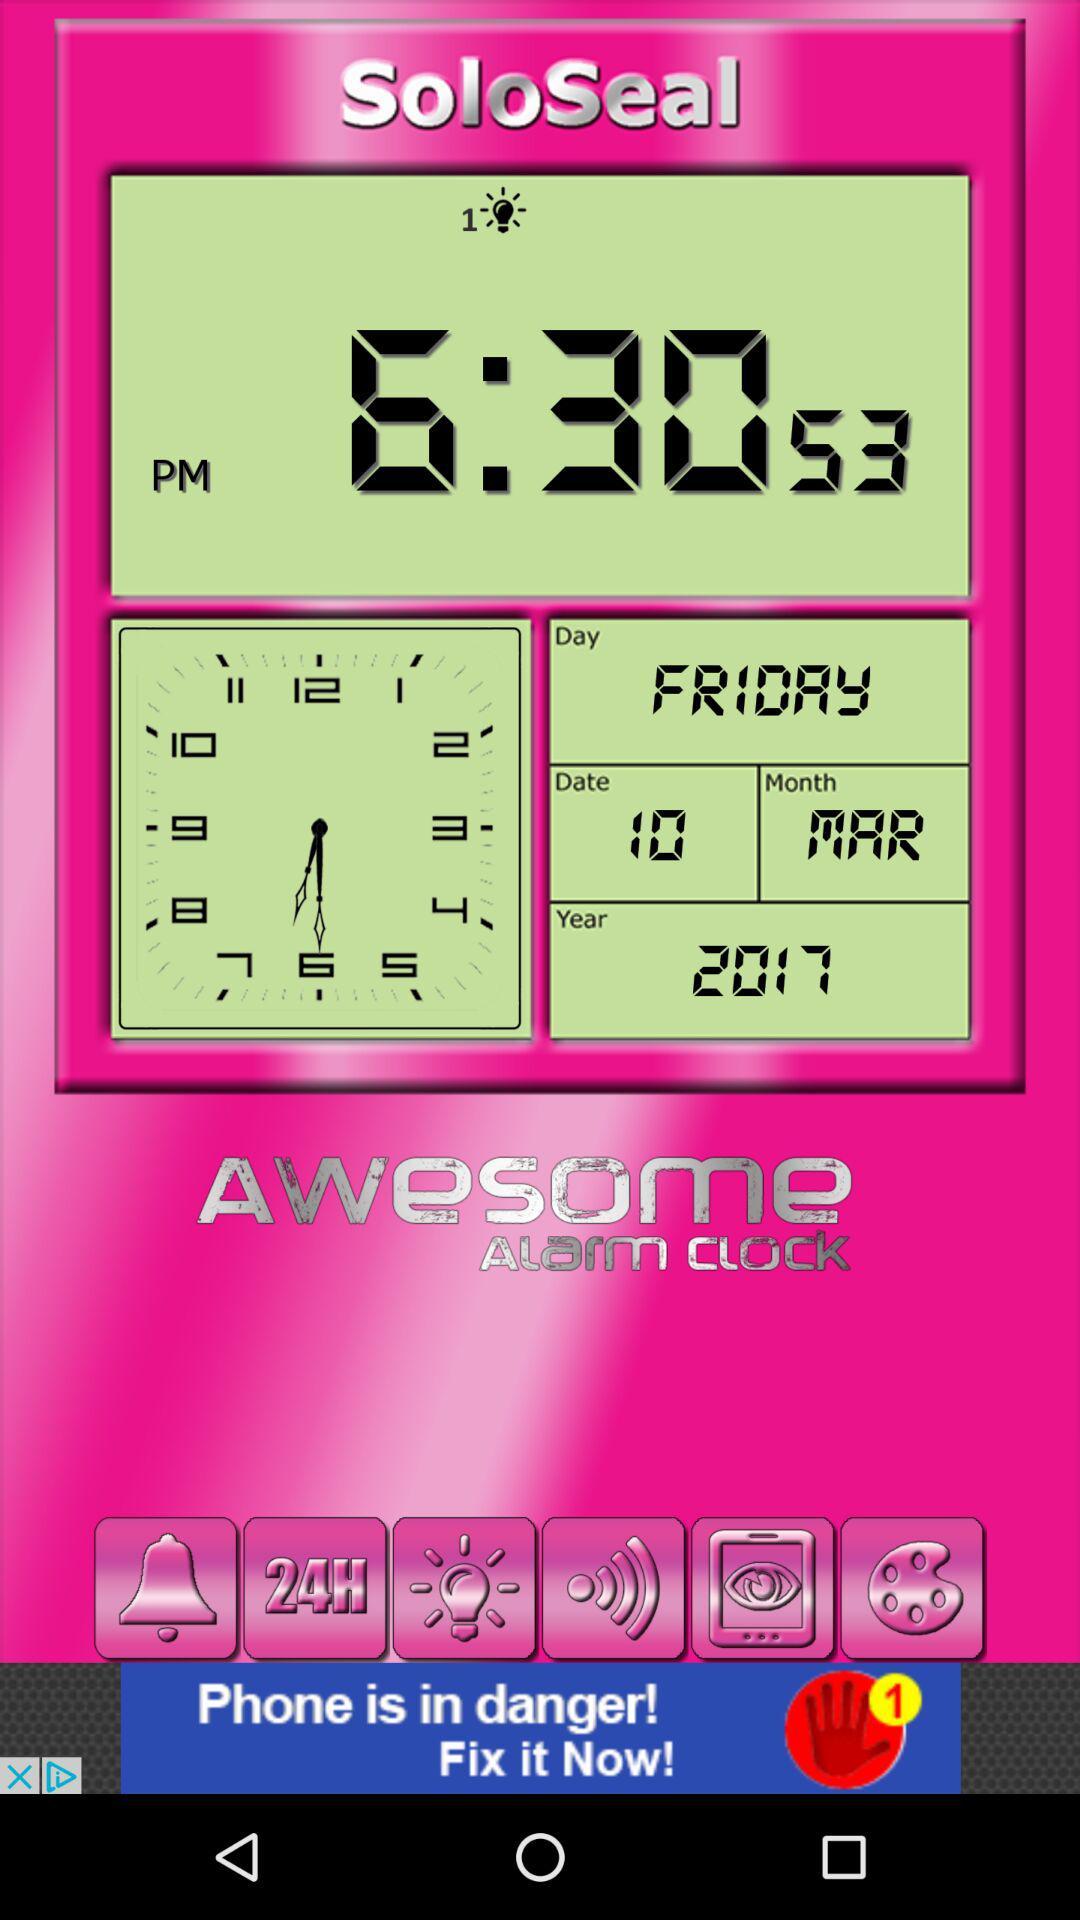 Image resolution: width=1080 pixels, height=1920 pixels. What do you see at coordinates (612, 1587) in the screenshot?
I see `volume control` at bounding box center [612, 1587].